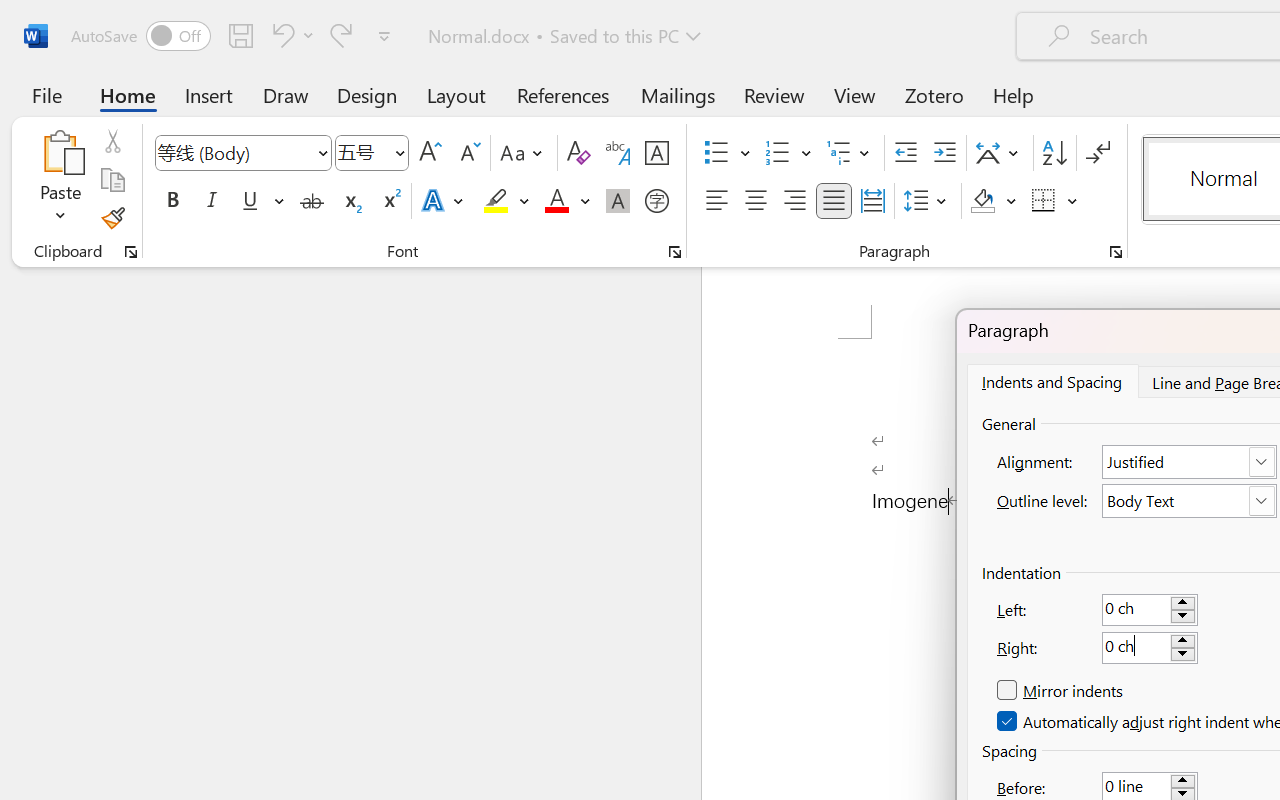 This screenshot has height=800, width=1280. What do you see at coordinates (467, 153) in the screenshot?
I see `'Shrink Font'` at bounding box center [467, 153].